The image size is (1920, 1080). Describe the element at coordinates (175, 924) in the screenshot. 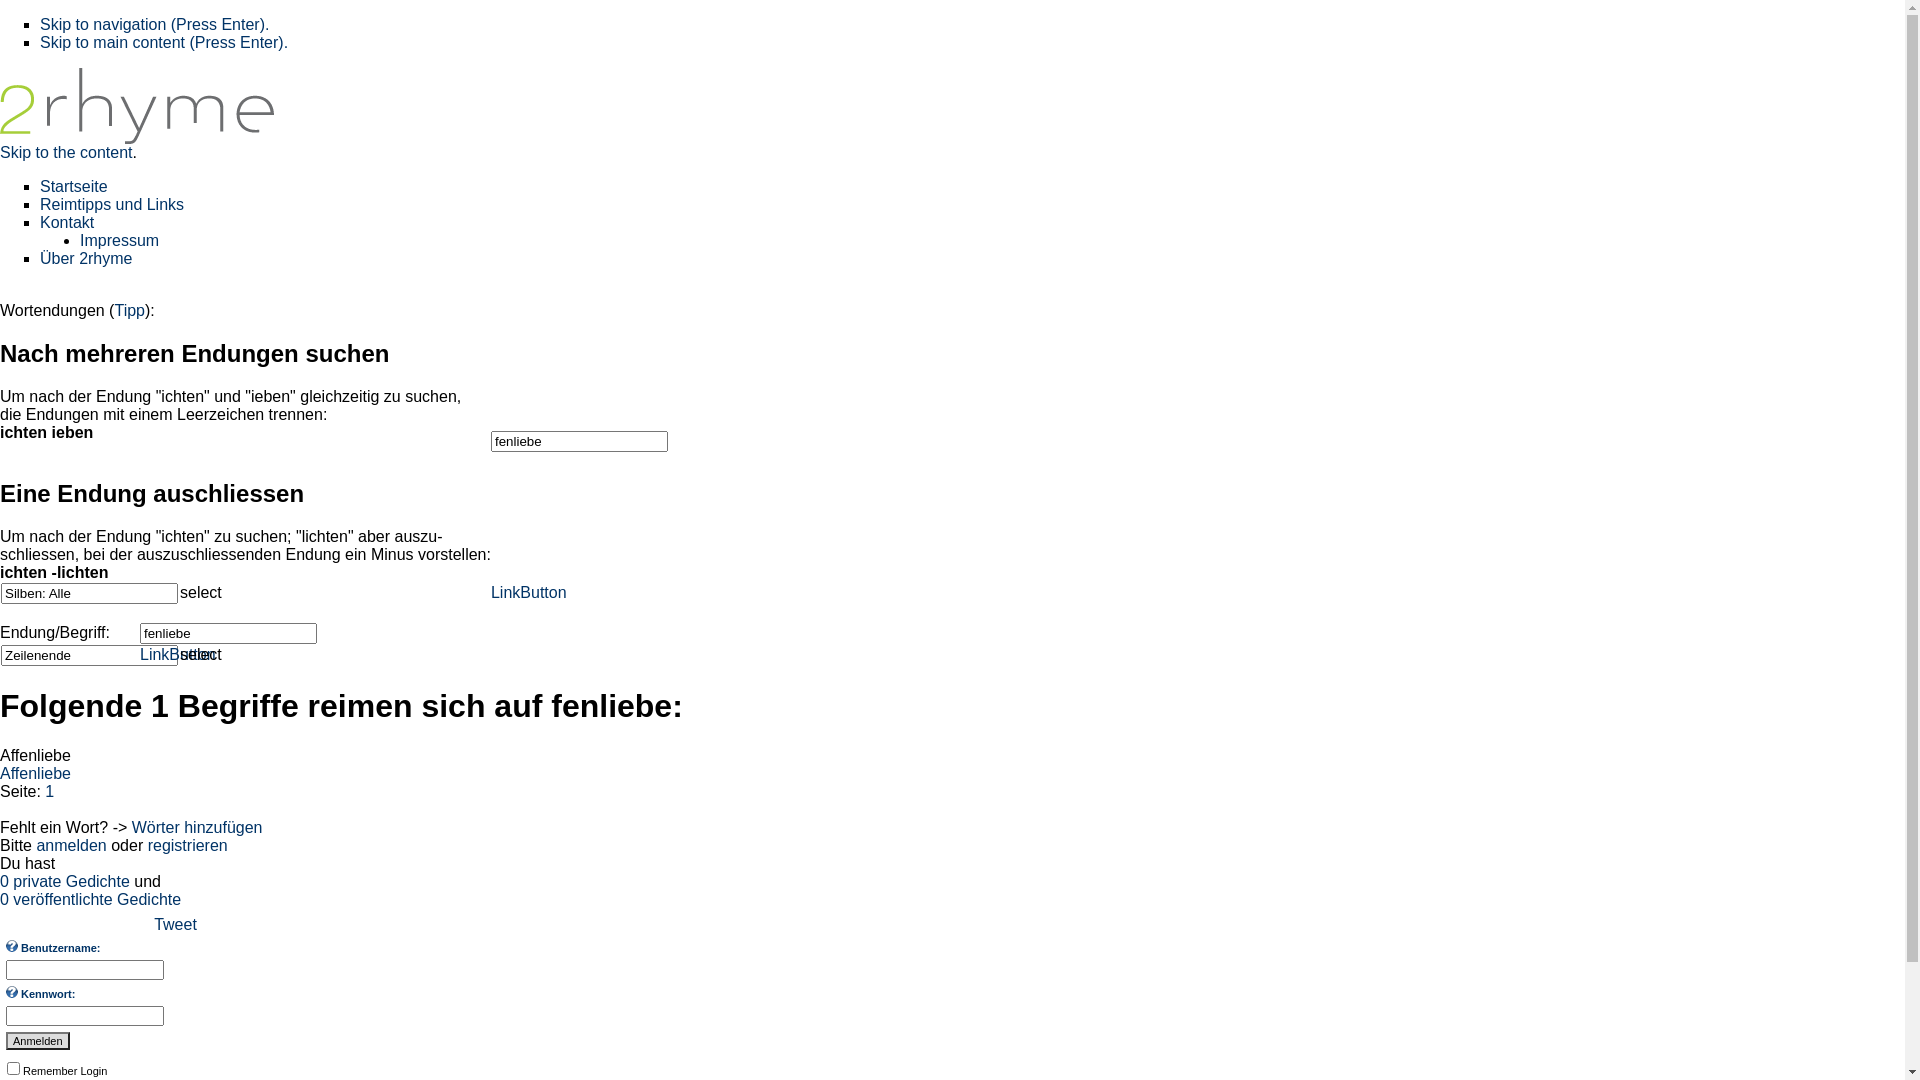

I see `'Tweet'` at that location.